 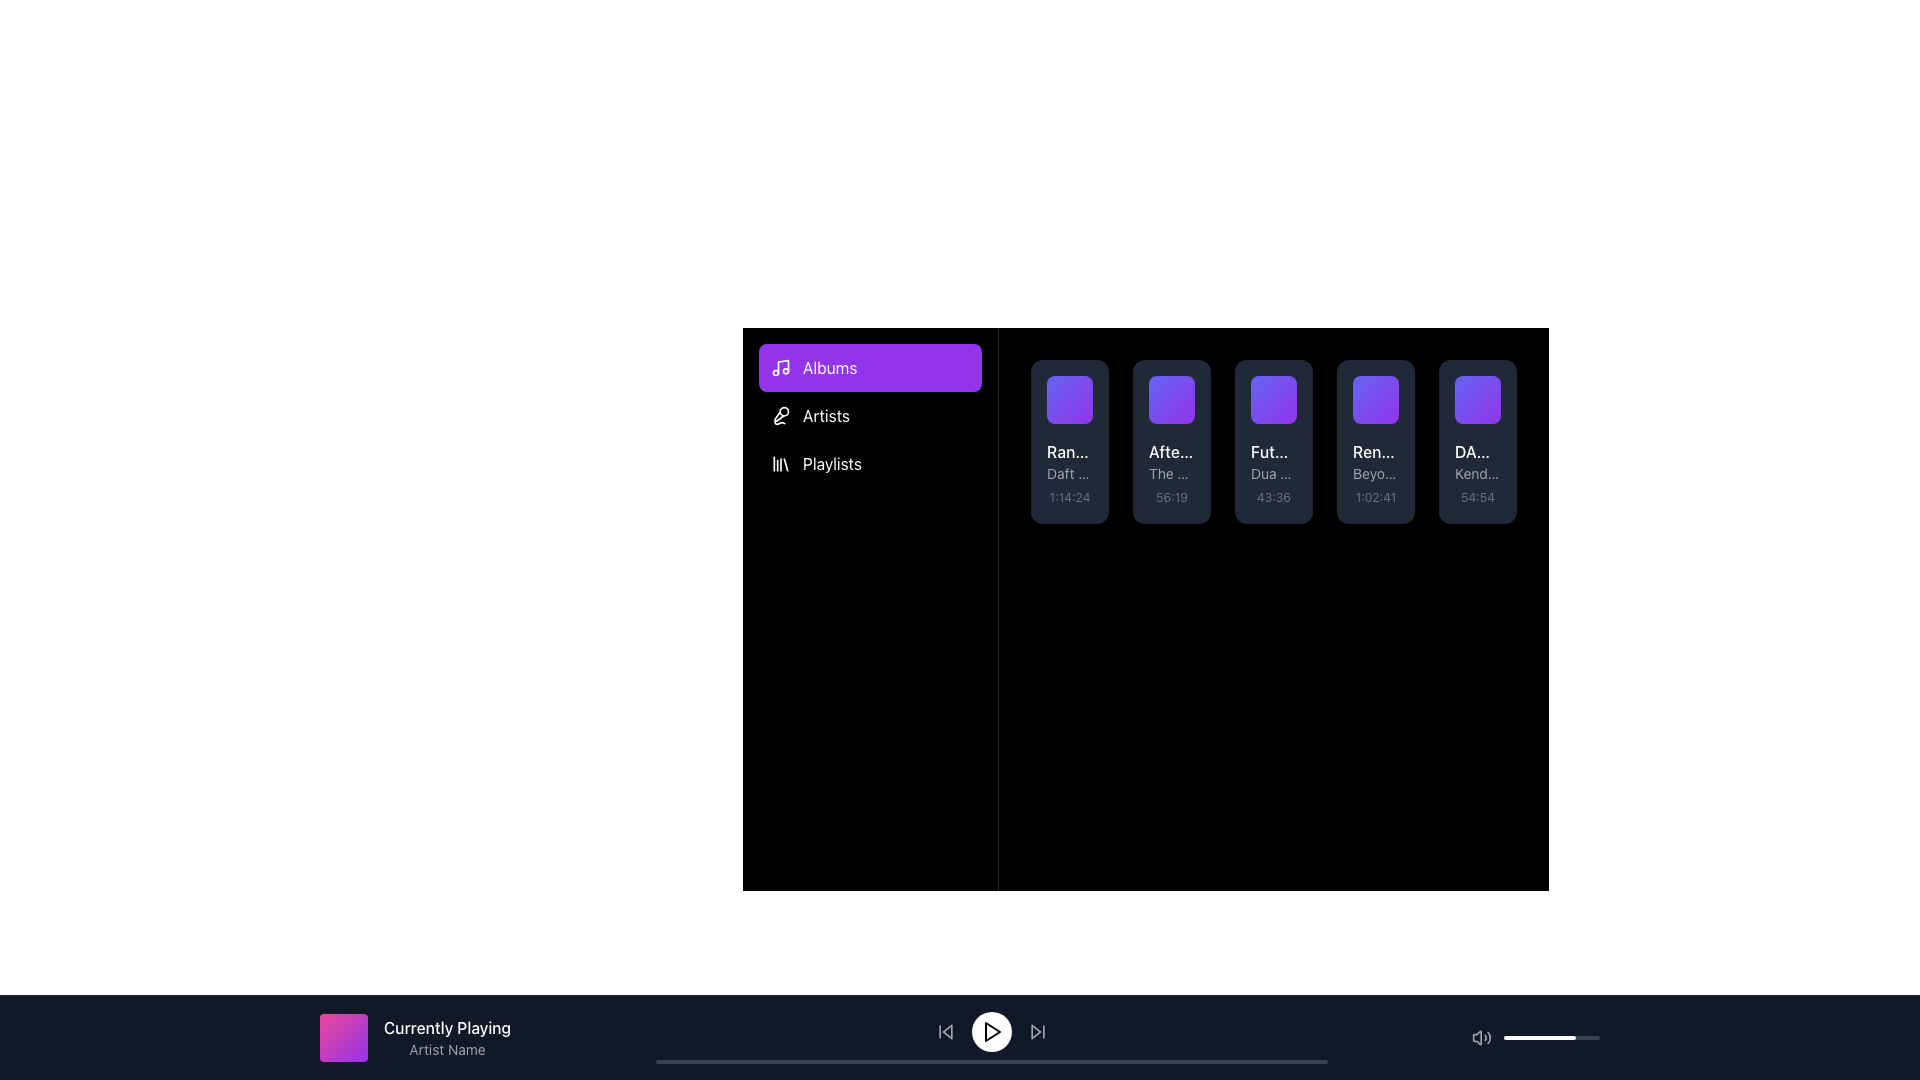 I want to click on the 'like' icon for the album 'Future Nostalgia' by Dua Lipa, so click(x=1285, y=388).